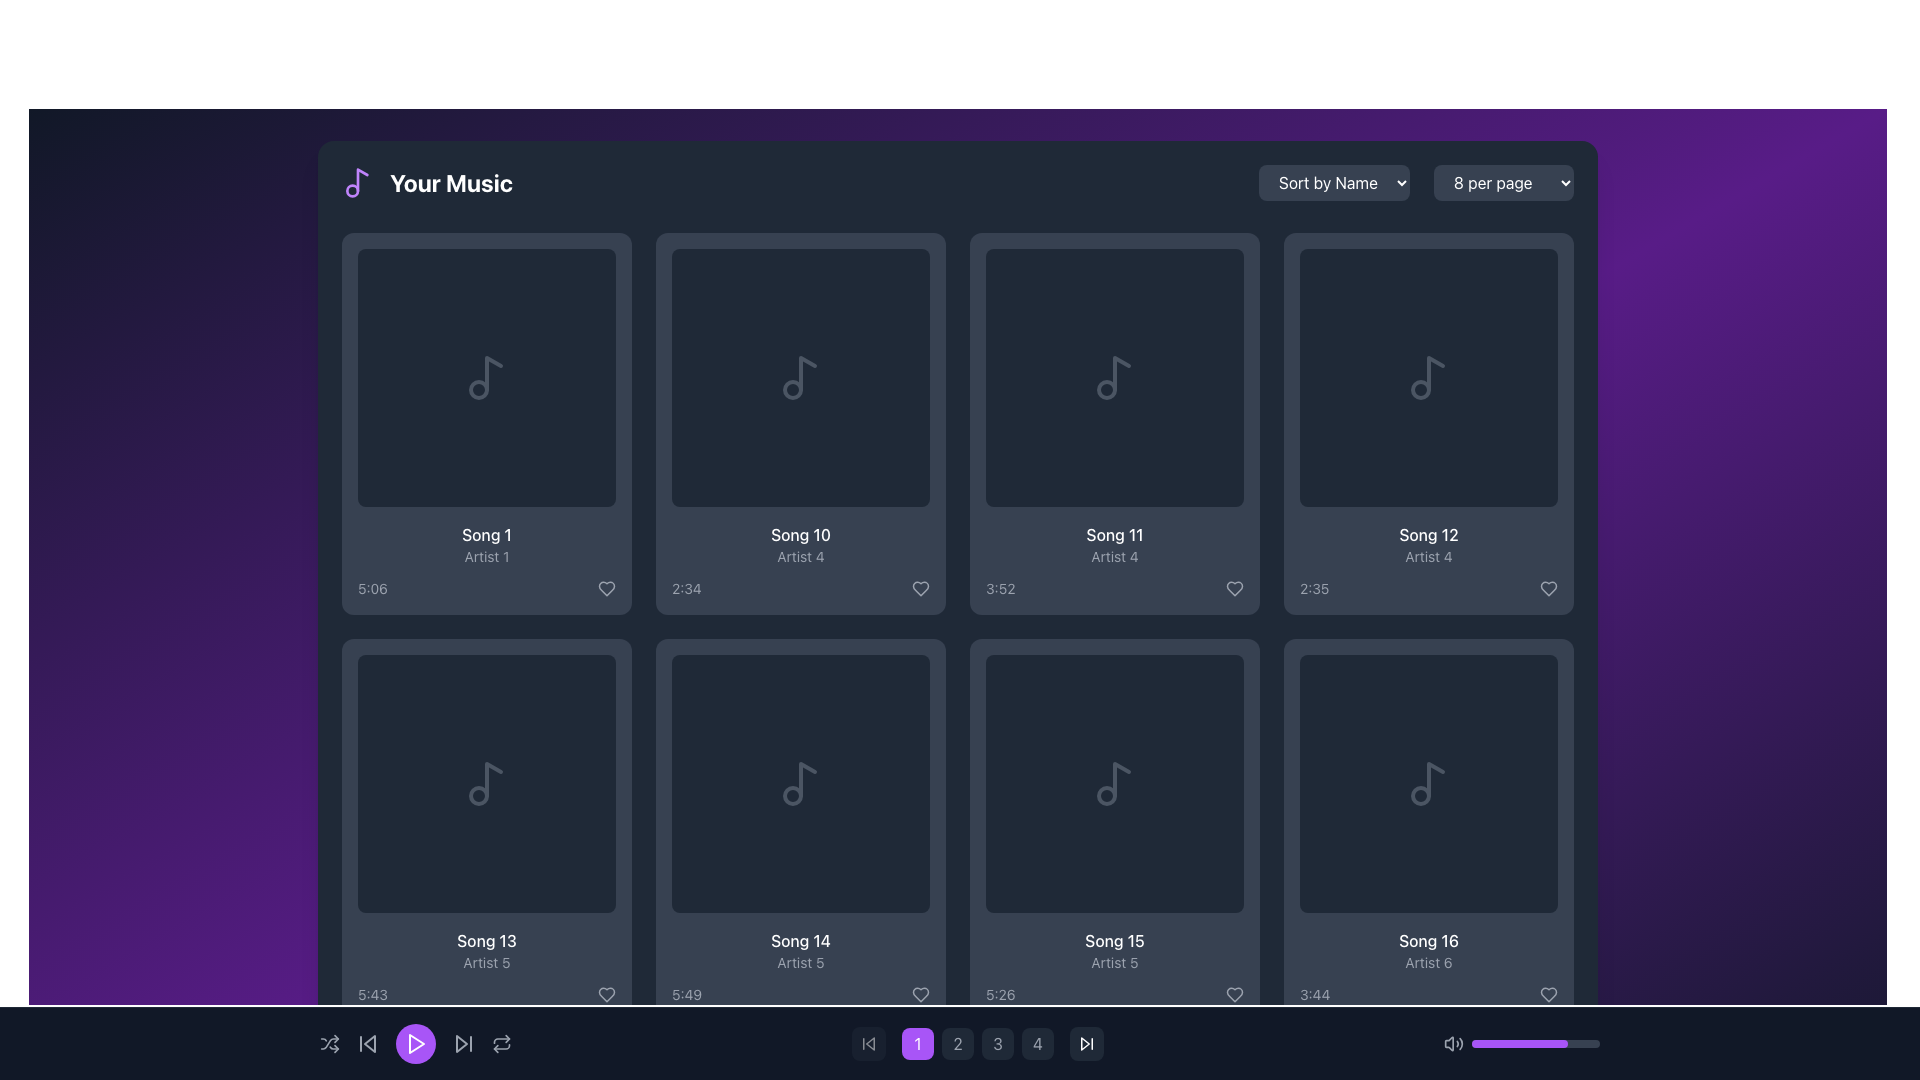 Image resolution: width=1920 pixels, height=1080 pixels. Describe the element at coordinates (920, 588) in the screenshot. I see `the favorite button for 'Song 10' by 'Artist 4' to change its color` at that location.